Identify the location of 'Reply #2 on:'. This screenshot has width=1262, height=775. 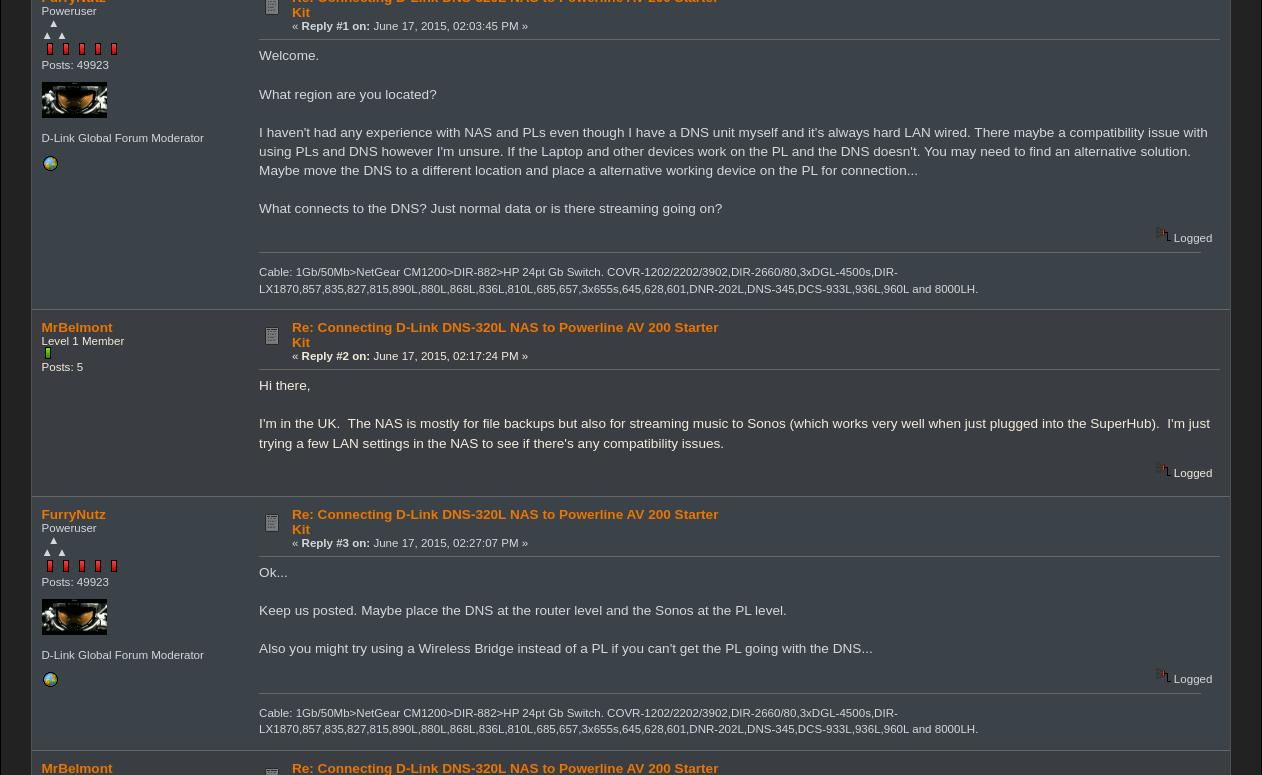
(299, 355).